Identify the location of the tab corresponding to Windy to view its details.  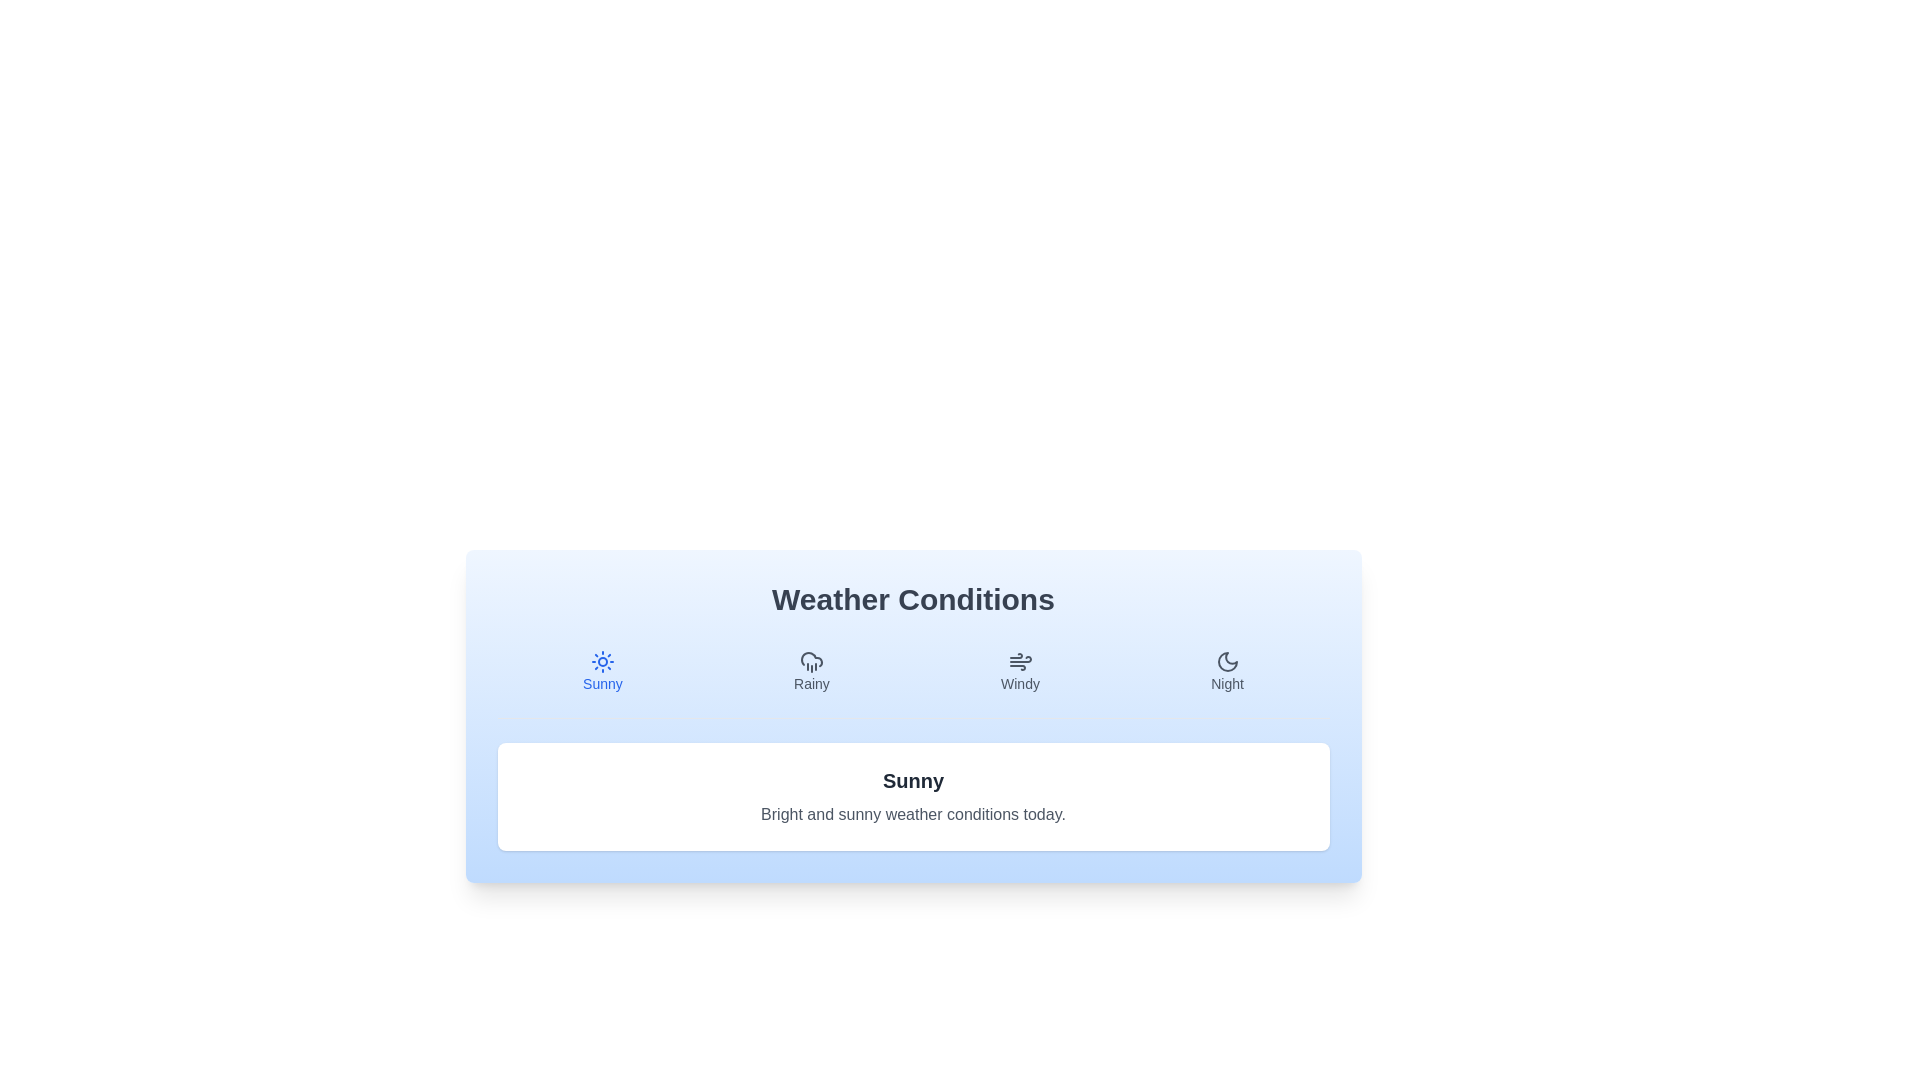
(1020, 671).